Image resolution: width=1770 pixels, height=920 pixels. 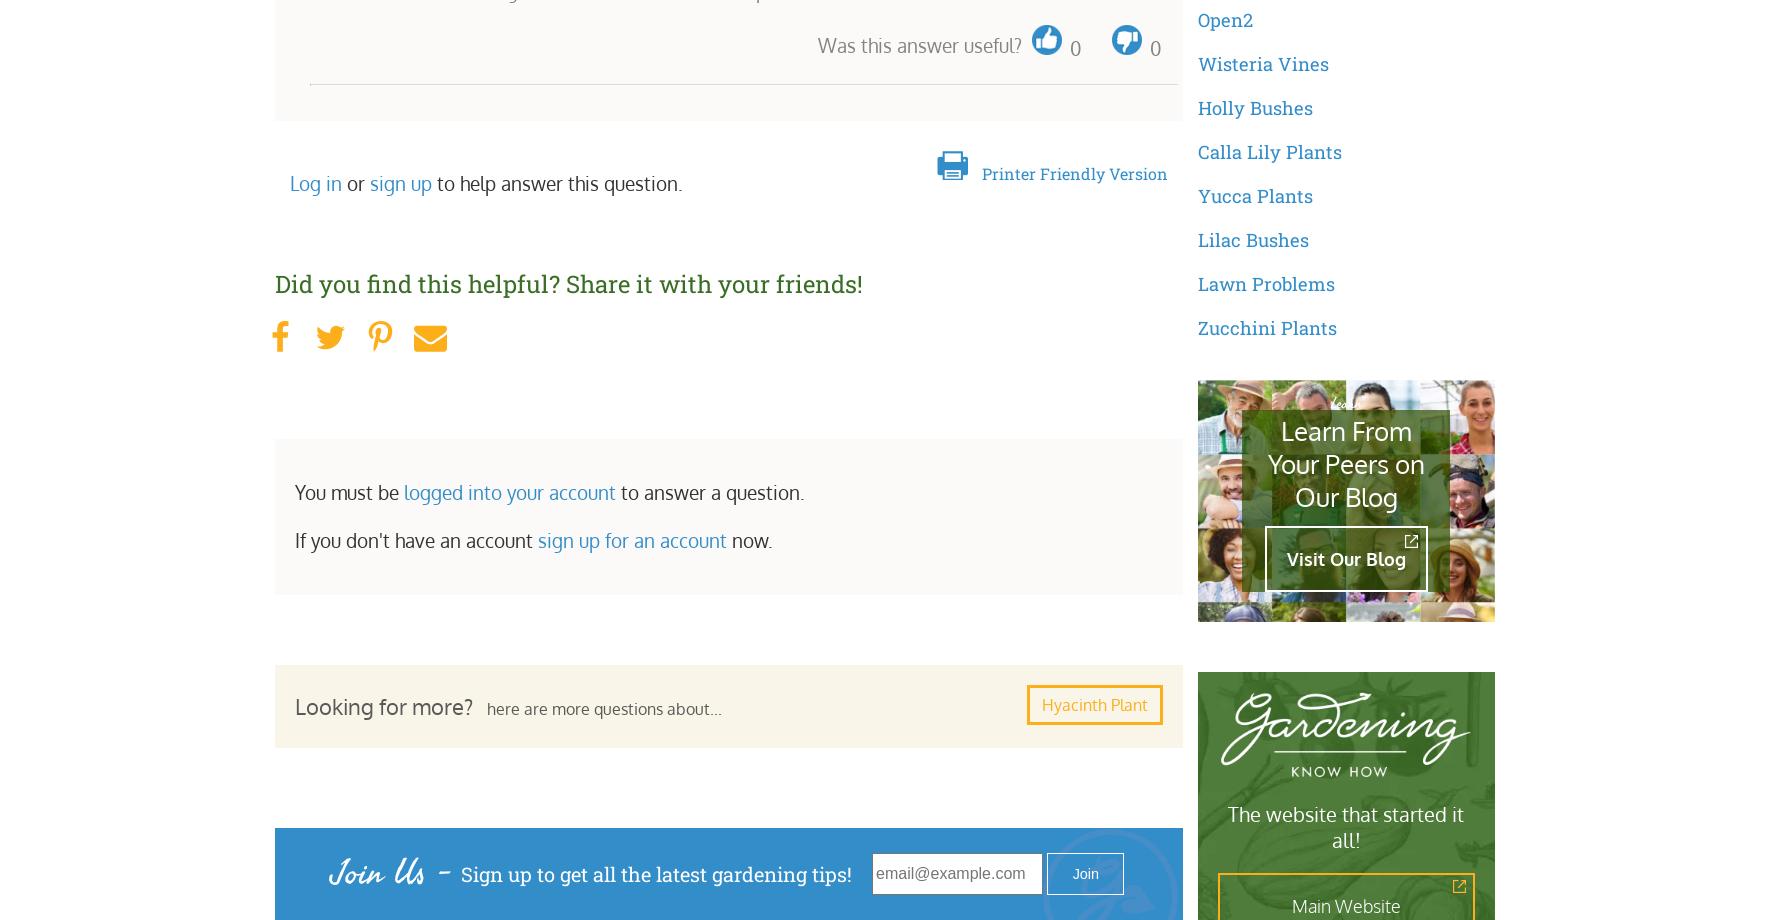 What do you see at coordinates (415, 539) in the screenshot?
I see `'If you don't have an account'` at bounding box center [415, 539].